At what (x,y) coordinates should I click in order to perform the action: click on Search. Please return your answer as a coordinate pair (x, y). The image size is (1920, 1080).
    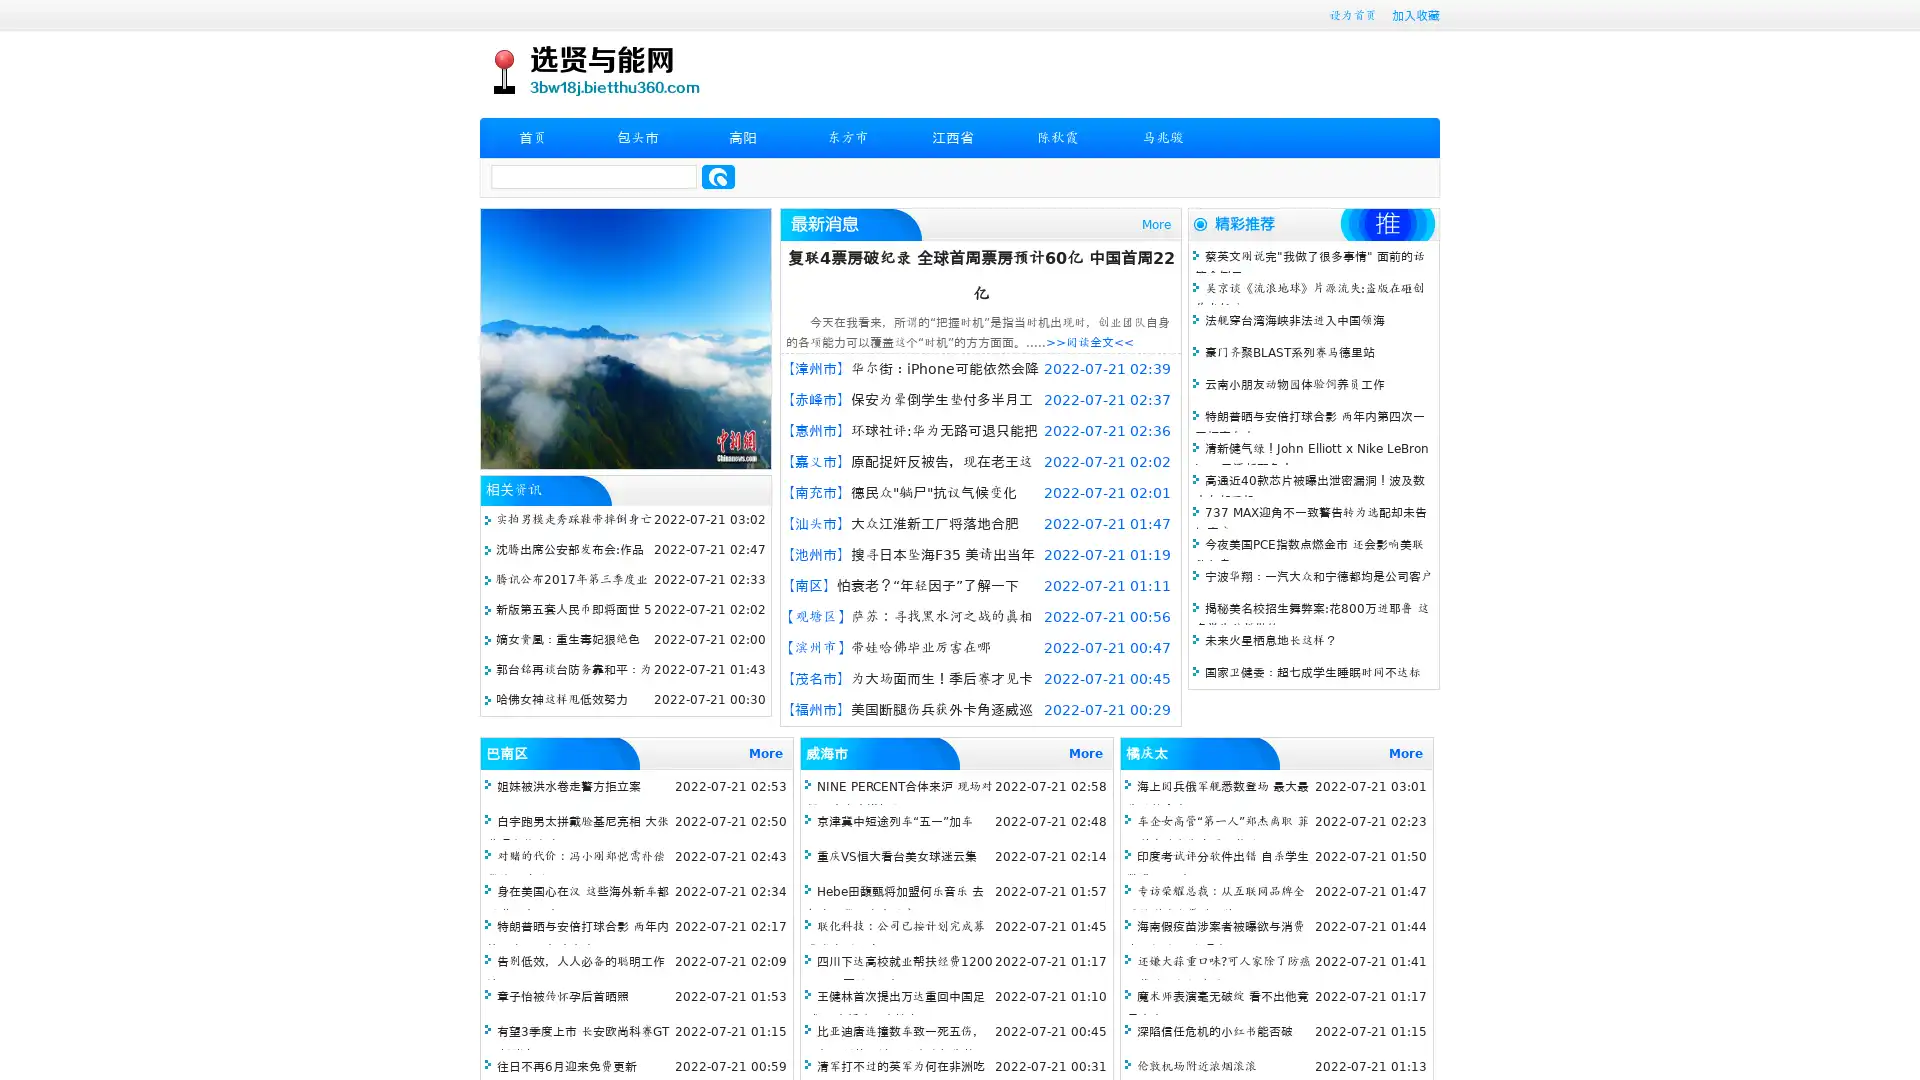
    Looking at the image, I should click on (718, 176).